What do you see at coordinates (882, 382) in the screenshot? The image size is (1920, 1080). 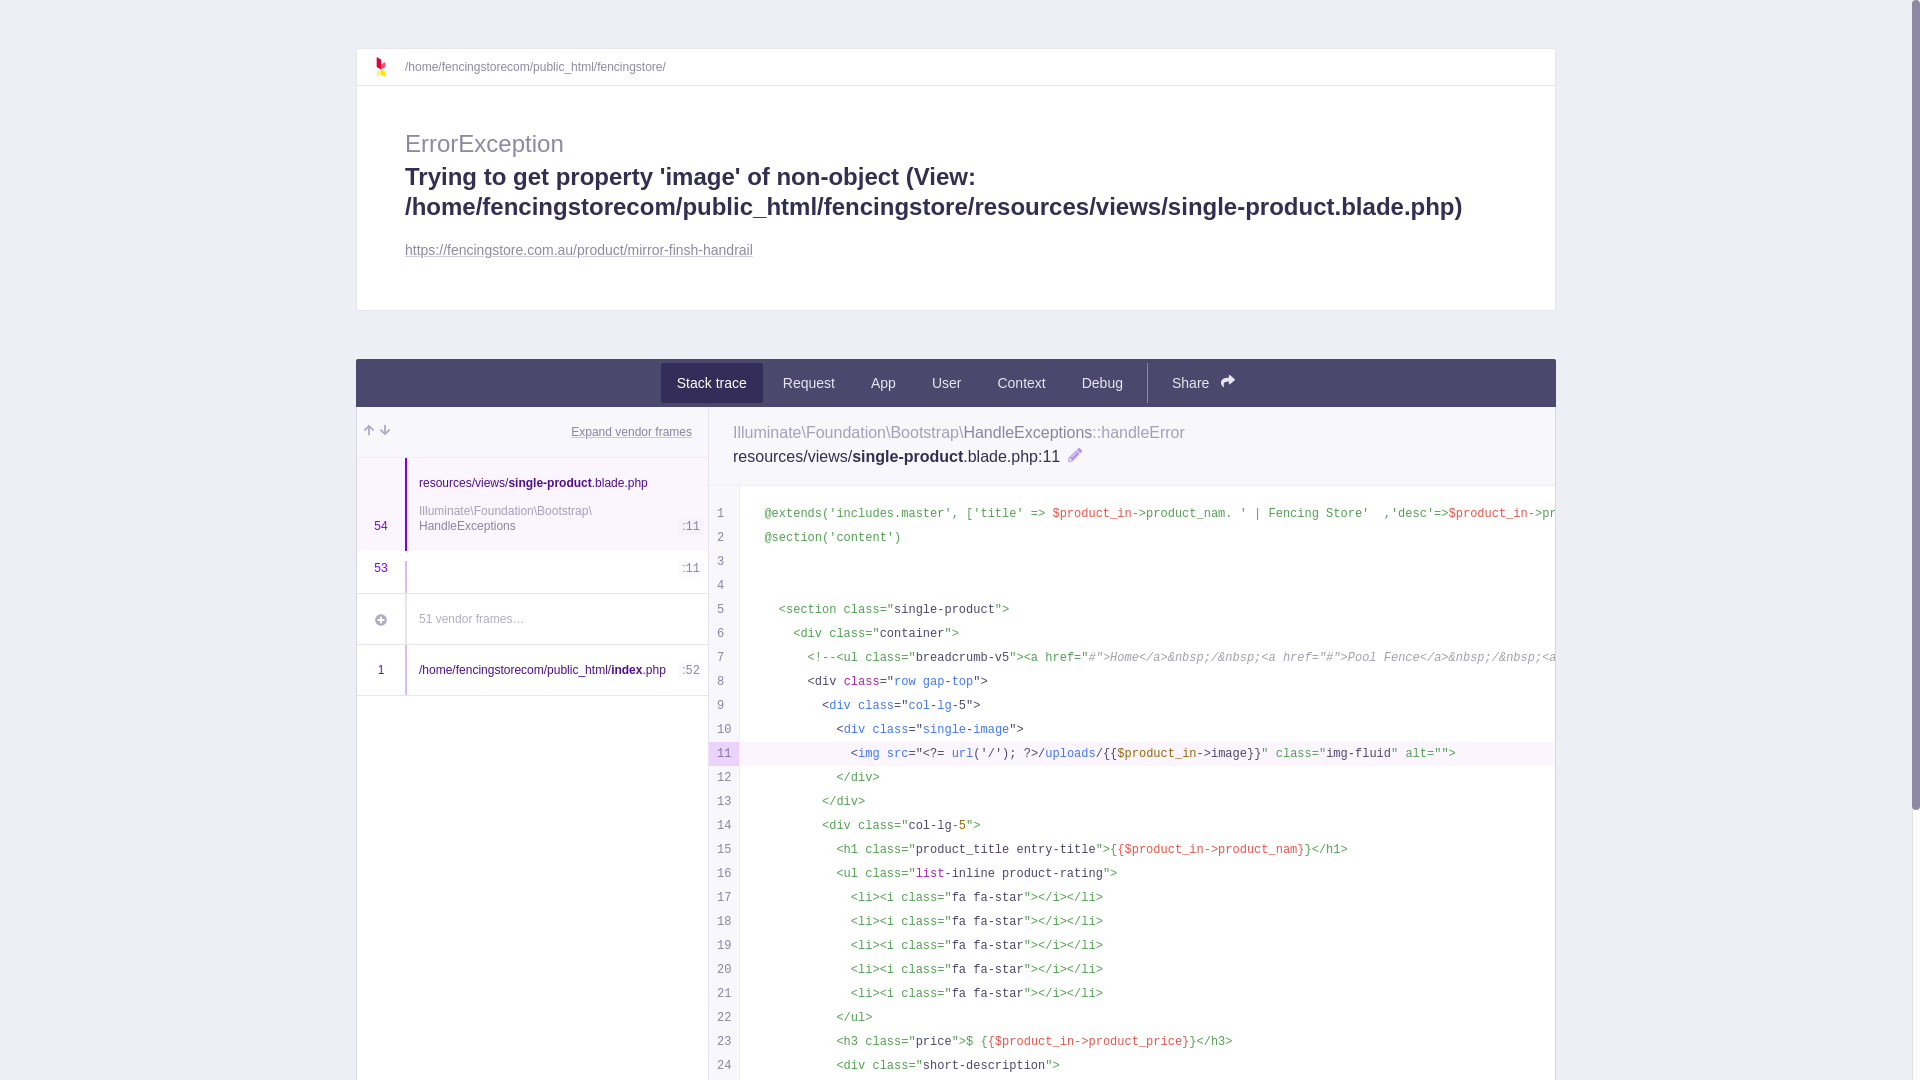 I see `'App'` at bounding box center [882, 382].